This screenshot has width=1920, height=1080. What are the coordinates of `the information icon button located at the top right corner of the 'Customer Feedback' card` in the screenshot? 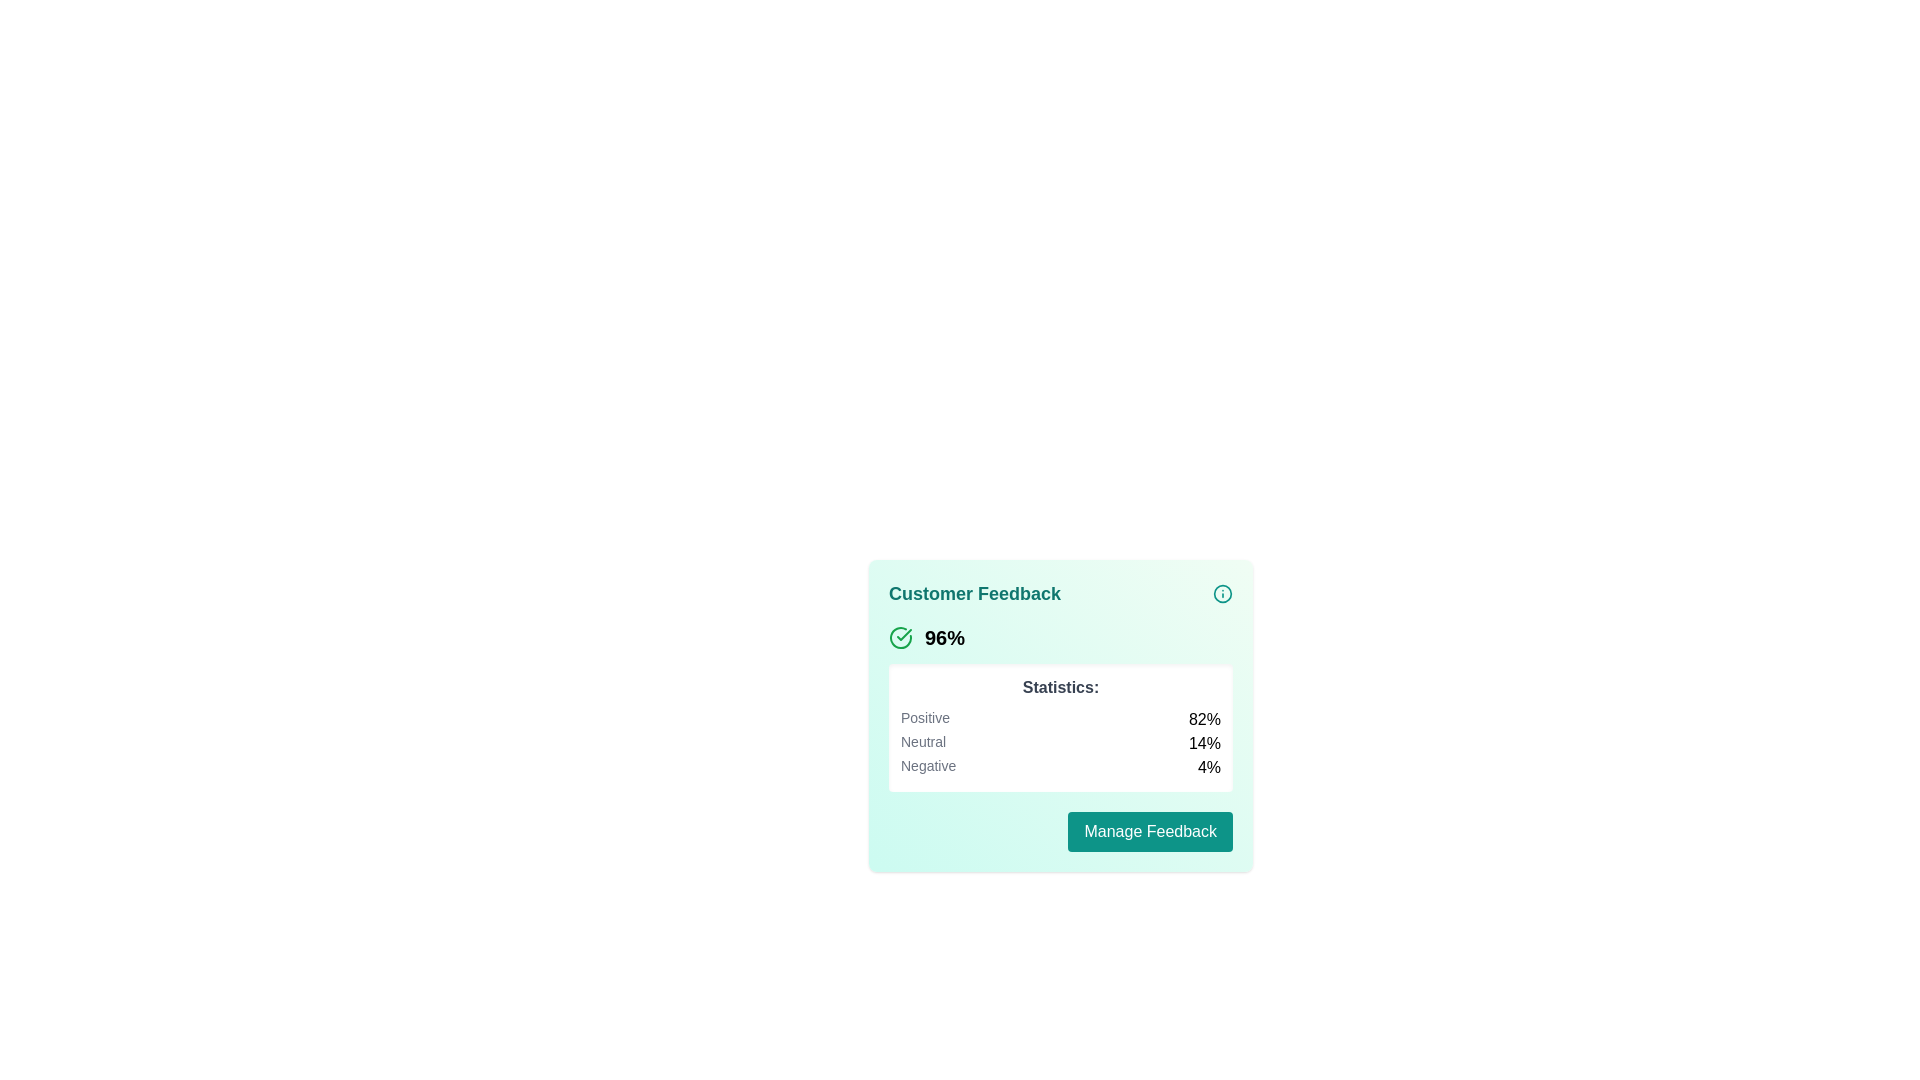 It's located at (1222, 593).